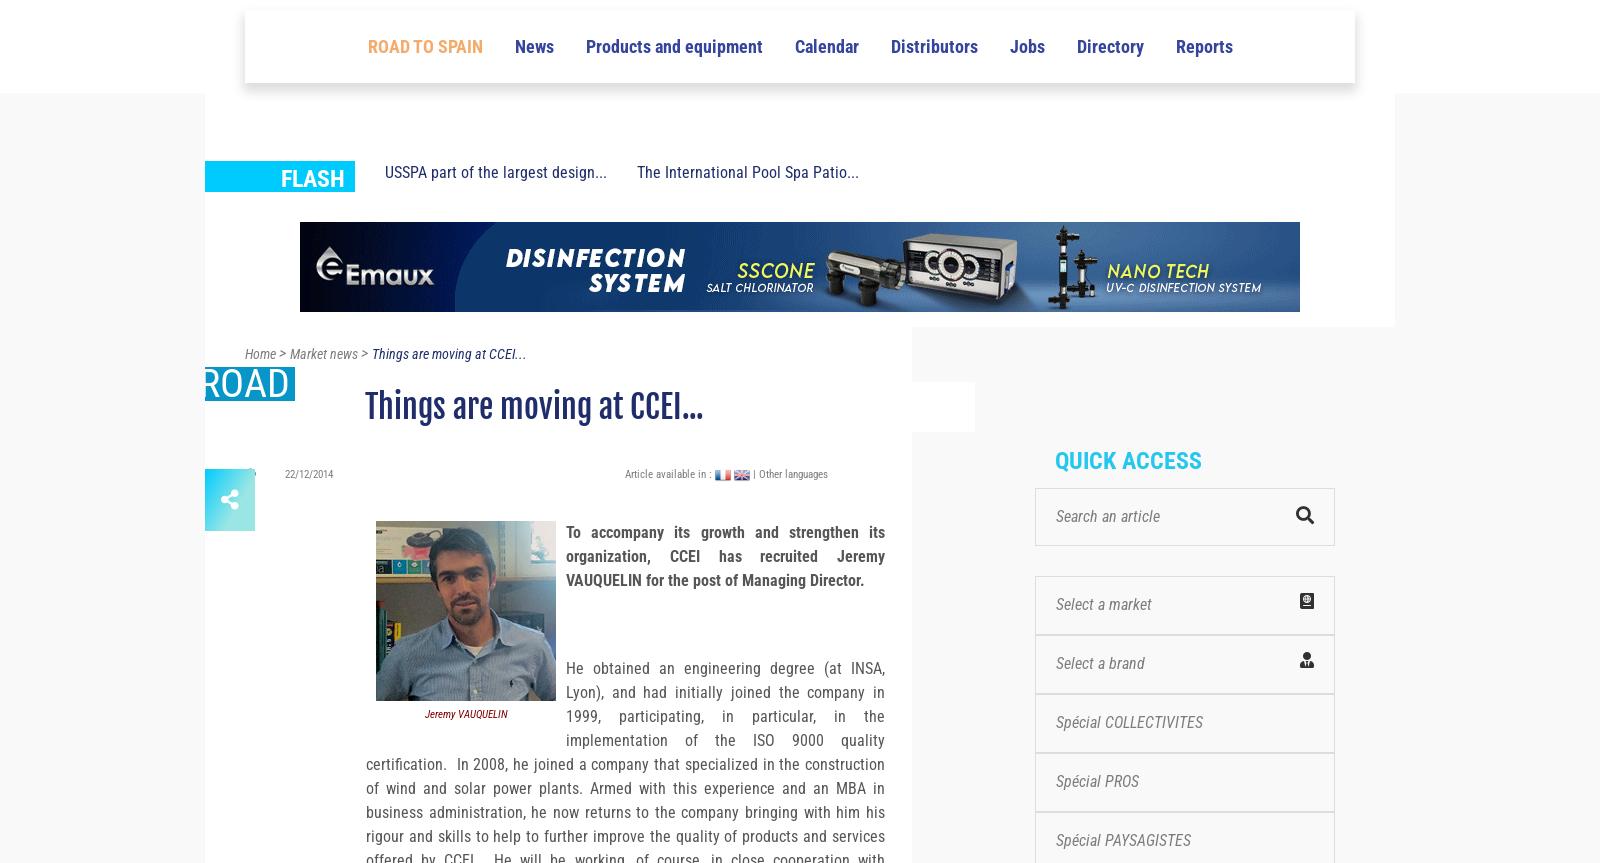 The image size is (1600, 863). I want to click on 'USSPA part of the largest design...', so click(495, 208).